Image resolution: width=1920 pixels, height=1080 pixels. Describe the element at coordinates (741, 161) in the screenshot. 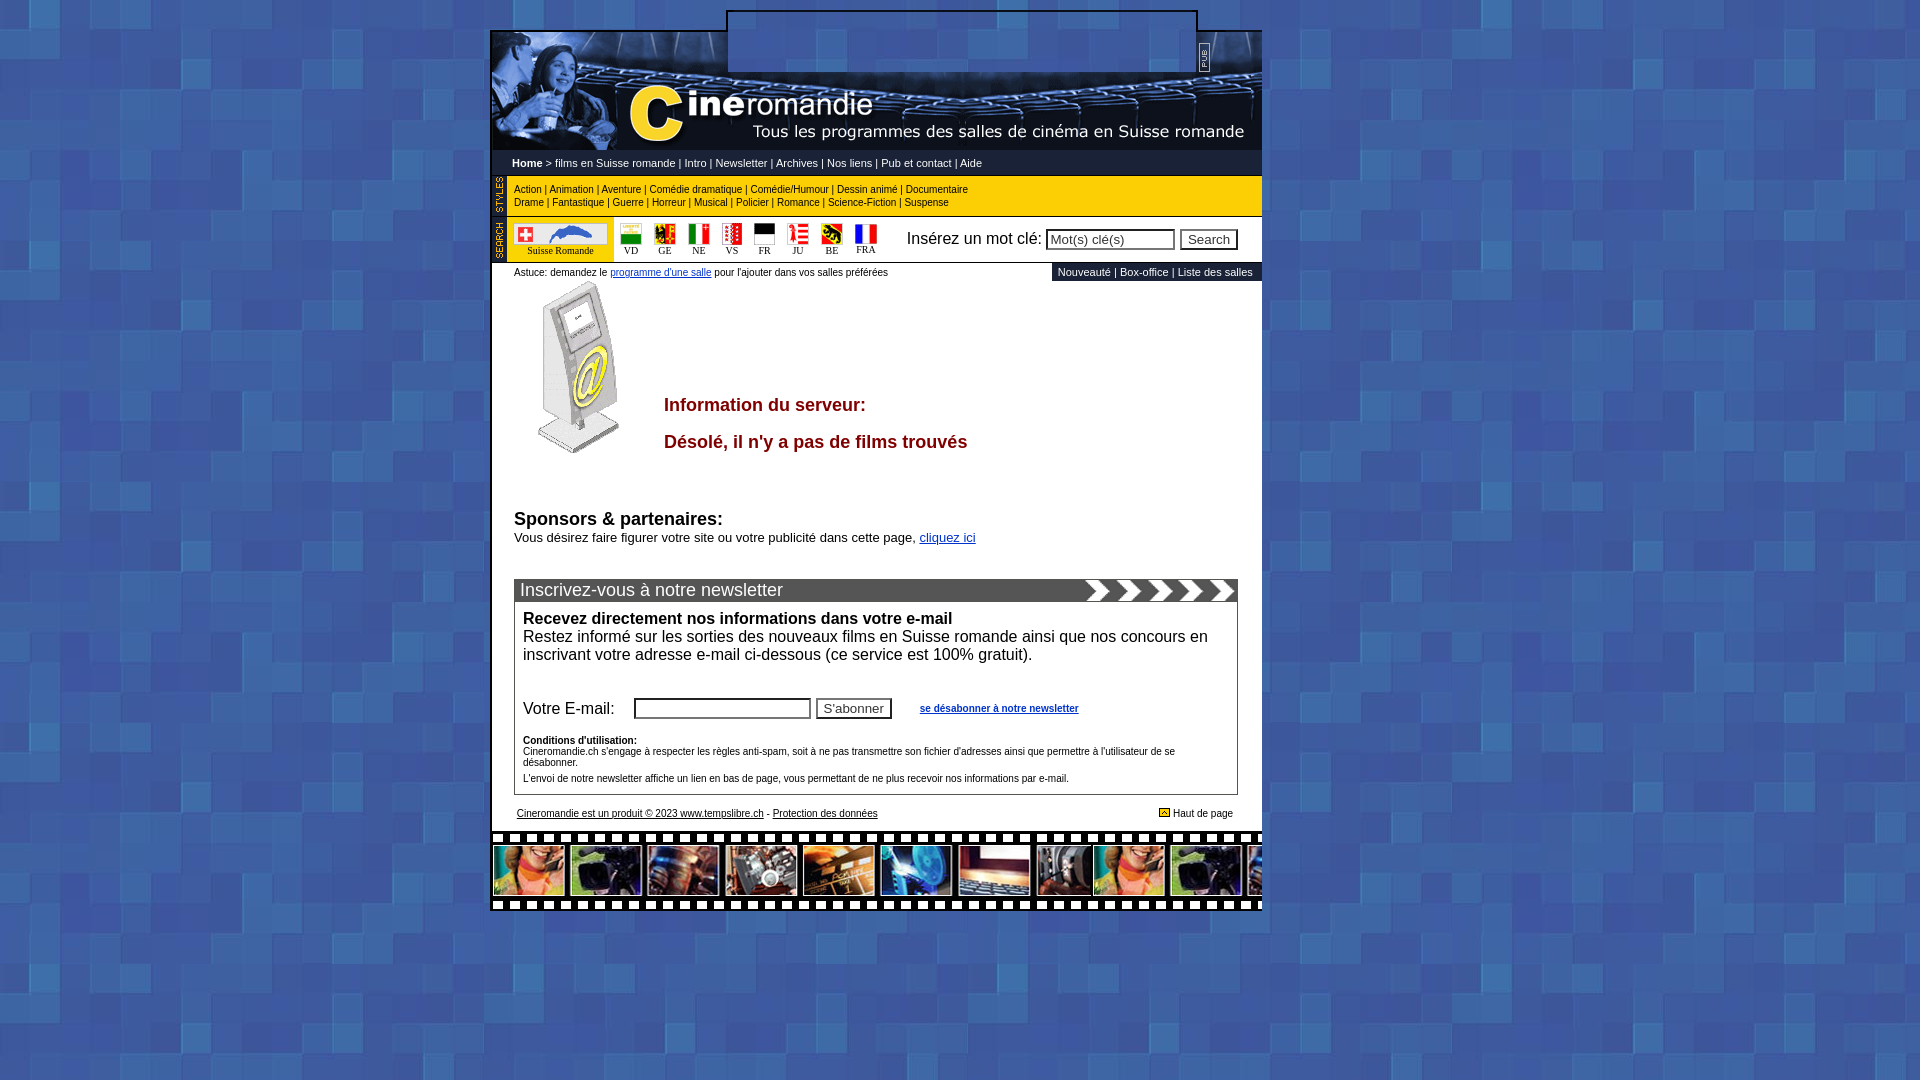

I see `'Newsletter'` at that location.